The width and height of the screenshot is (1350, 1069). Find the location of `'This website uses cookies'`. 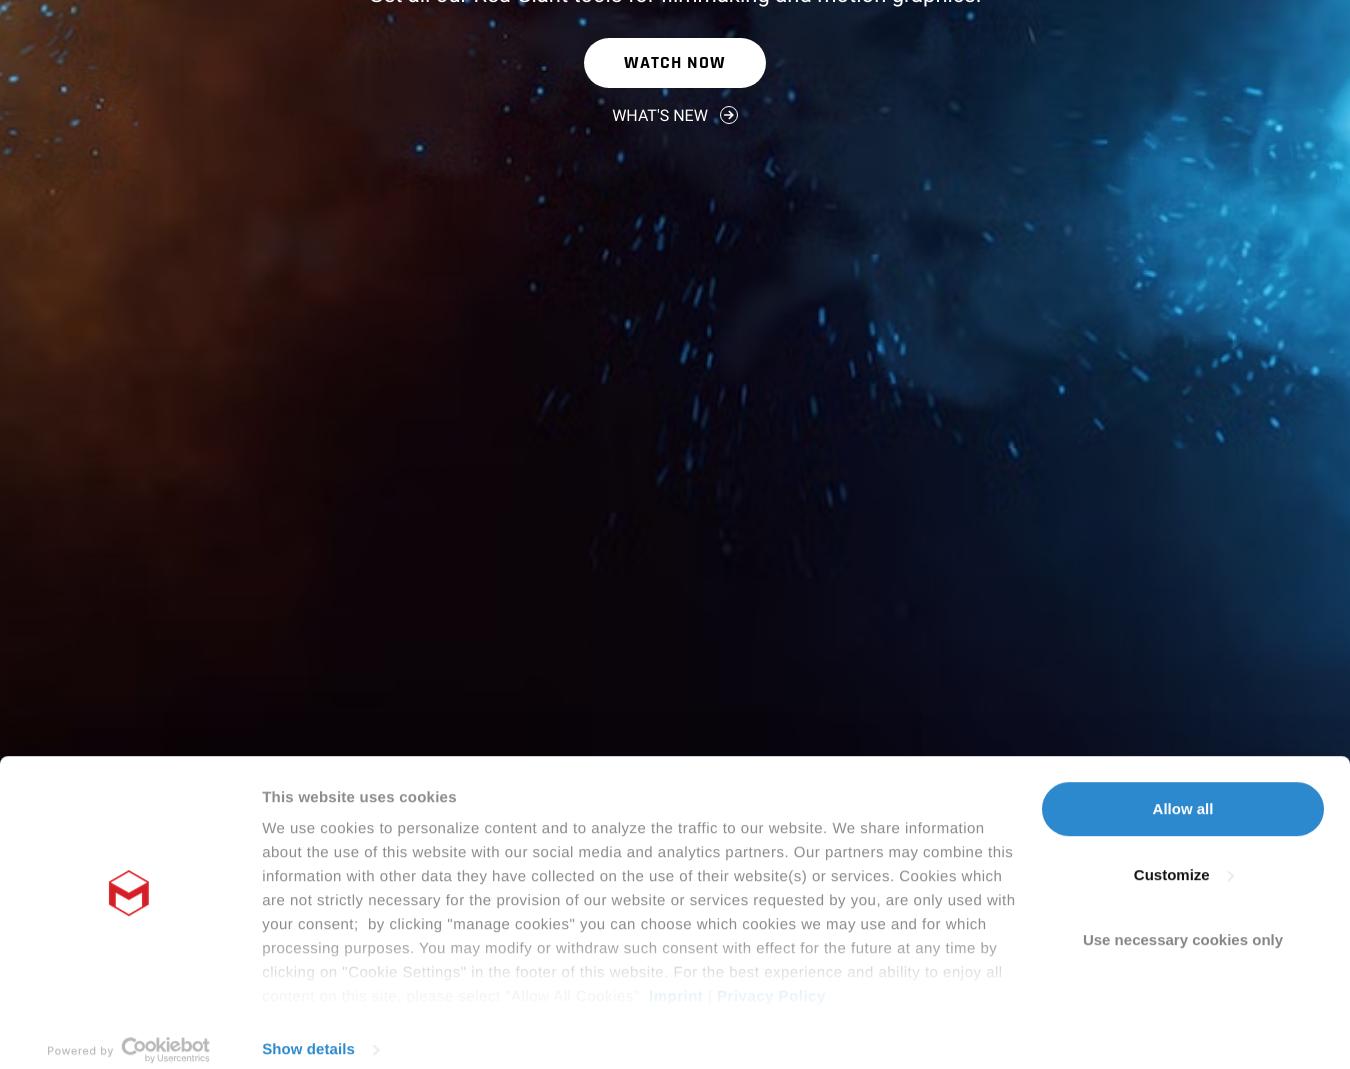

'This website uses cookies' is located at coordinates (358, 638).